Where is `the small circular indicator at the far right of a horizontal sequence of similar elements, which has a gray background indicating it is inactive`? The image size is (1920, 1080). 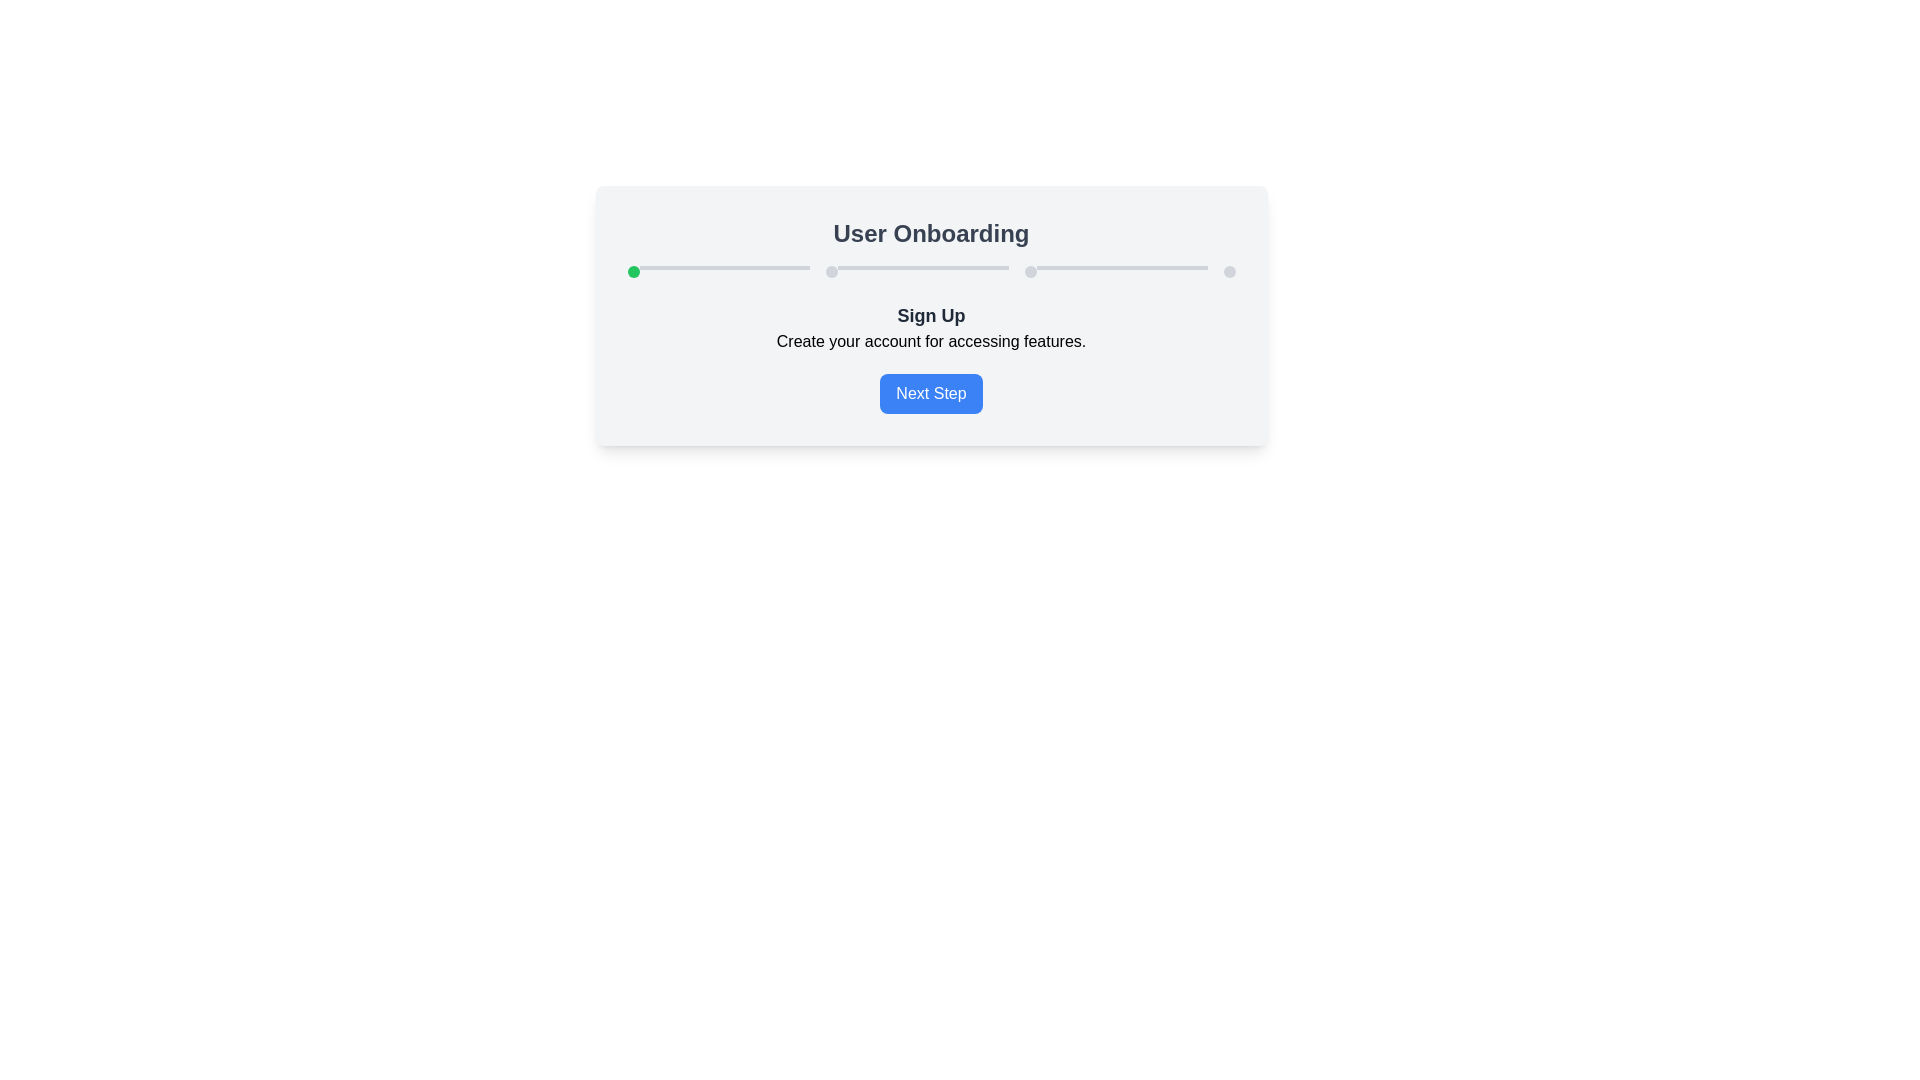 the small circular indicator at the far right of a horizontal sequence of similar elements, which has a gray background indicating it is inactive is located at coordinates (1228, 272).